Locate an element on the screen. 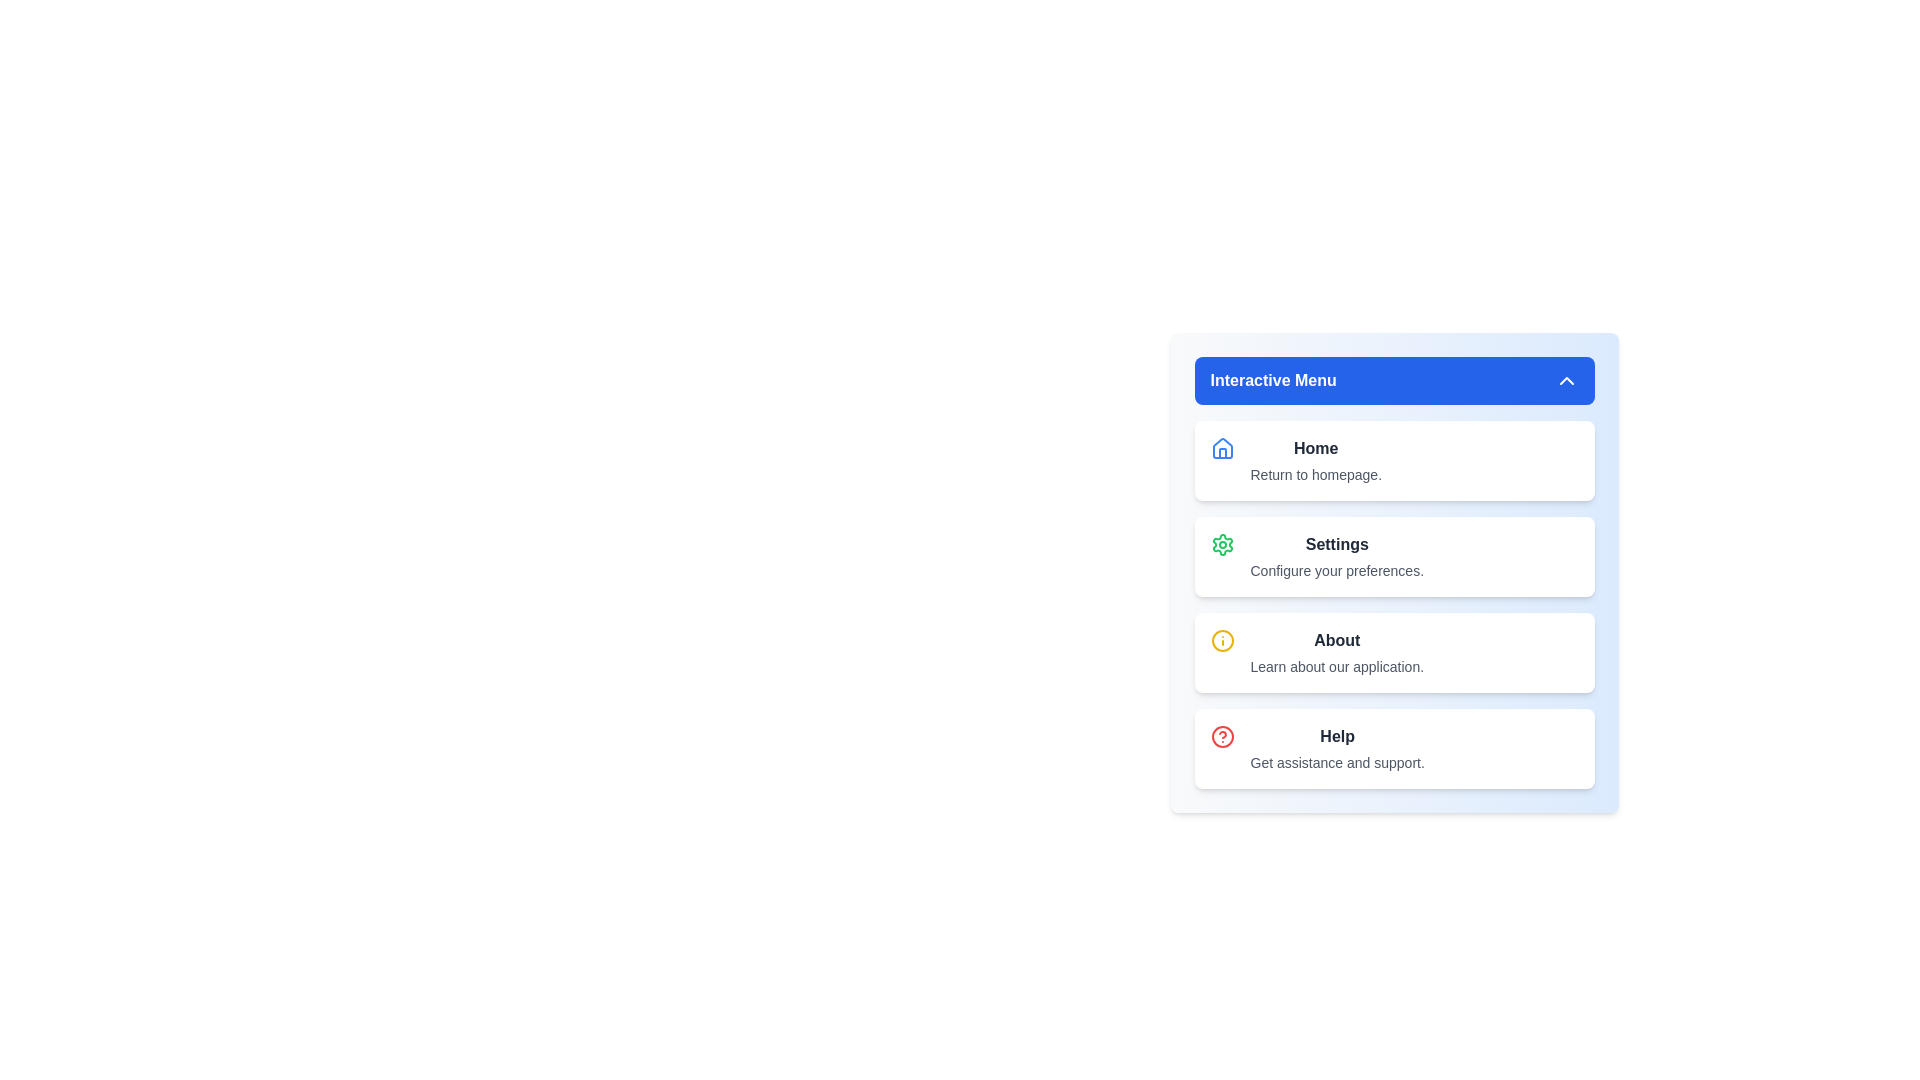 This screenshot has height=1080, width=1920. the settings icon/button located to the right of the 'Home' label and above the 'About' label in the interactive menu is located at coordinates (1221, 544).